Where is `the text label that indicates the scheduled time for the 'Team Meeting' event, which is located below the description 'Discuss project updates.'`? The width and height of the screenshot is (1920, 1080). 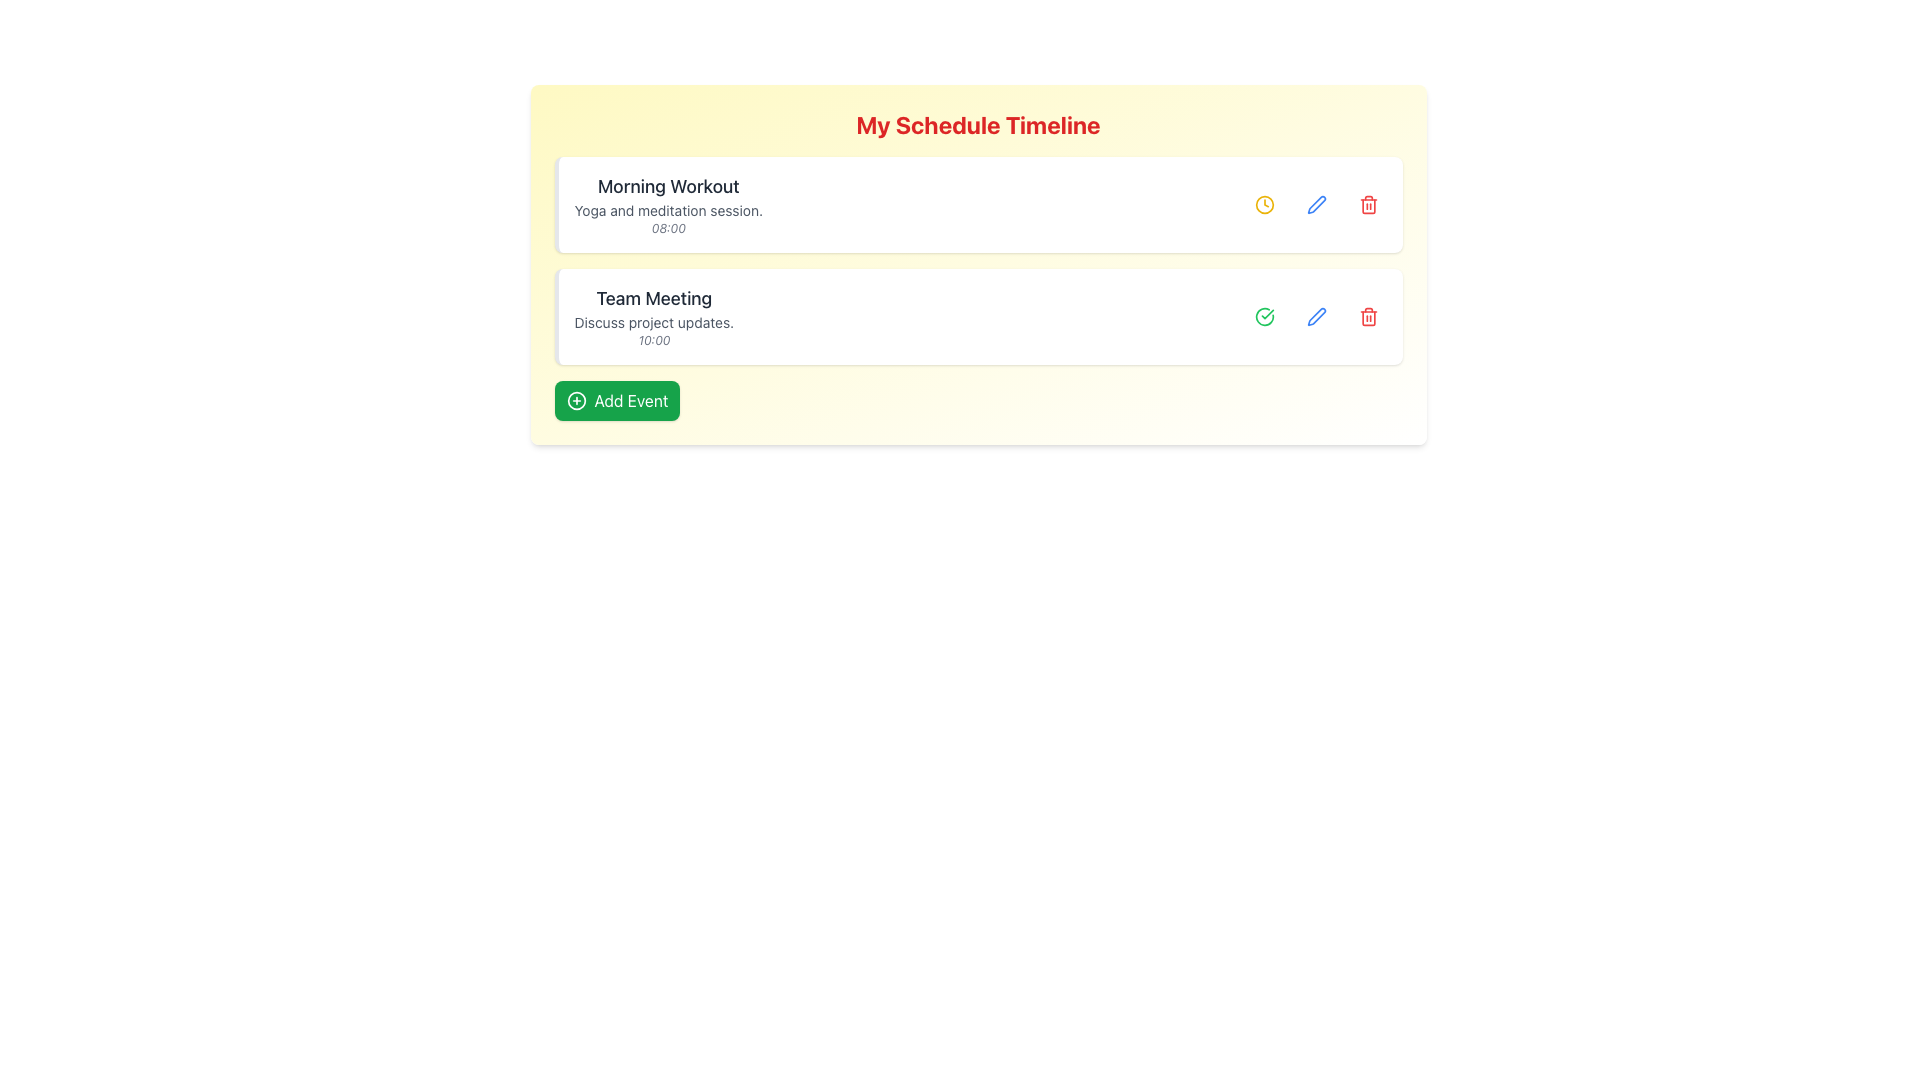 the text label that indicates the scheduled time for the 'Team Meeting' event, which is located below the description 'Discuss project updates.' is located at coordinates (654, 339).